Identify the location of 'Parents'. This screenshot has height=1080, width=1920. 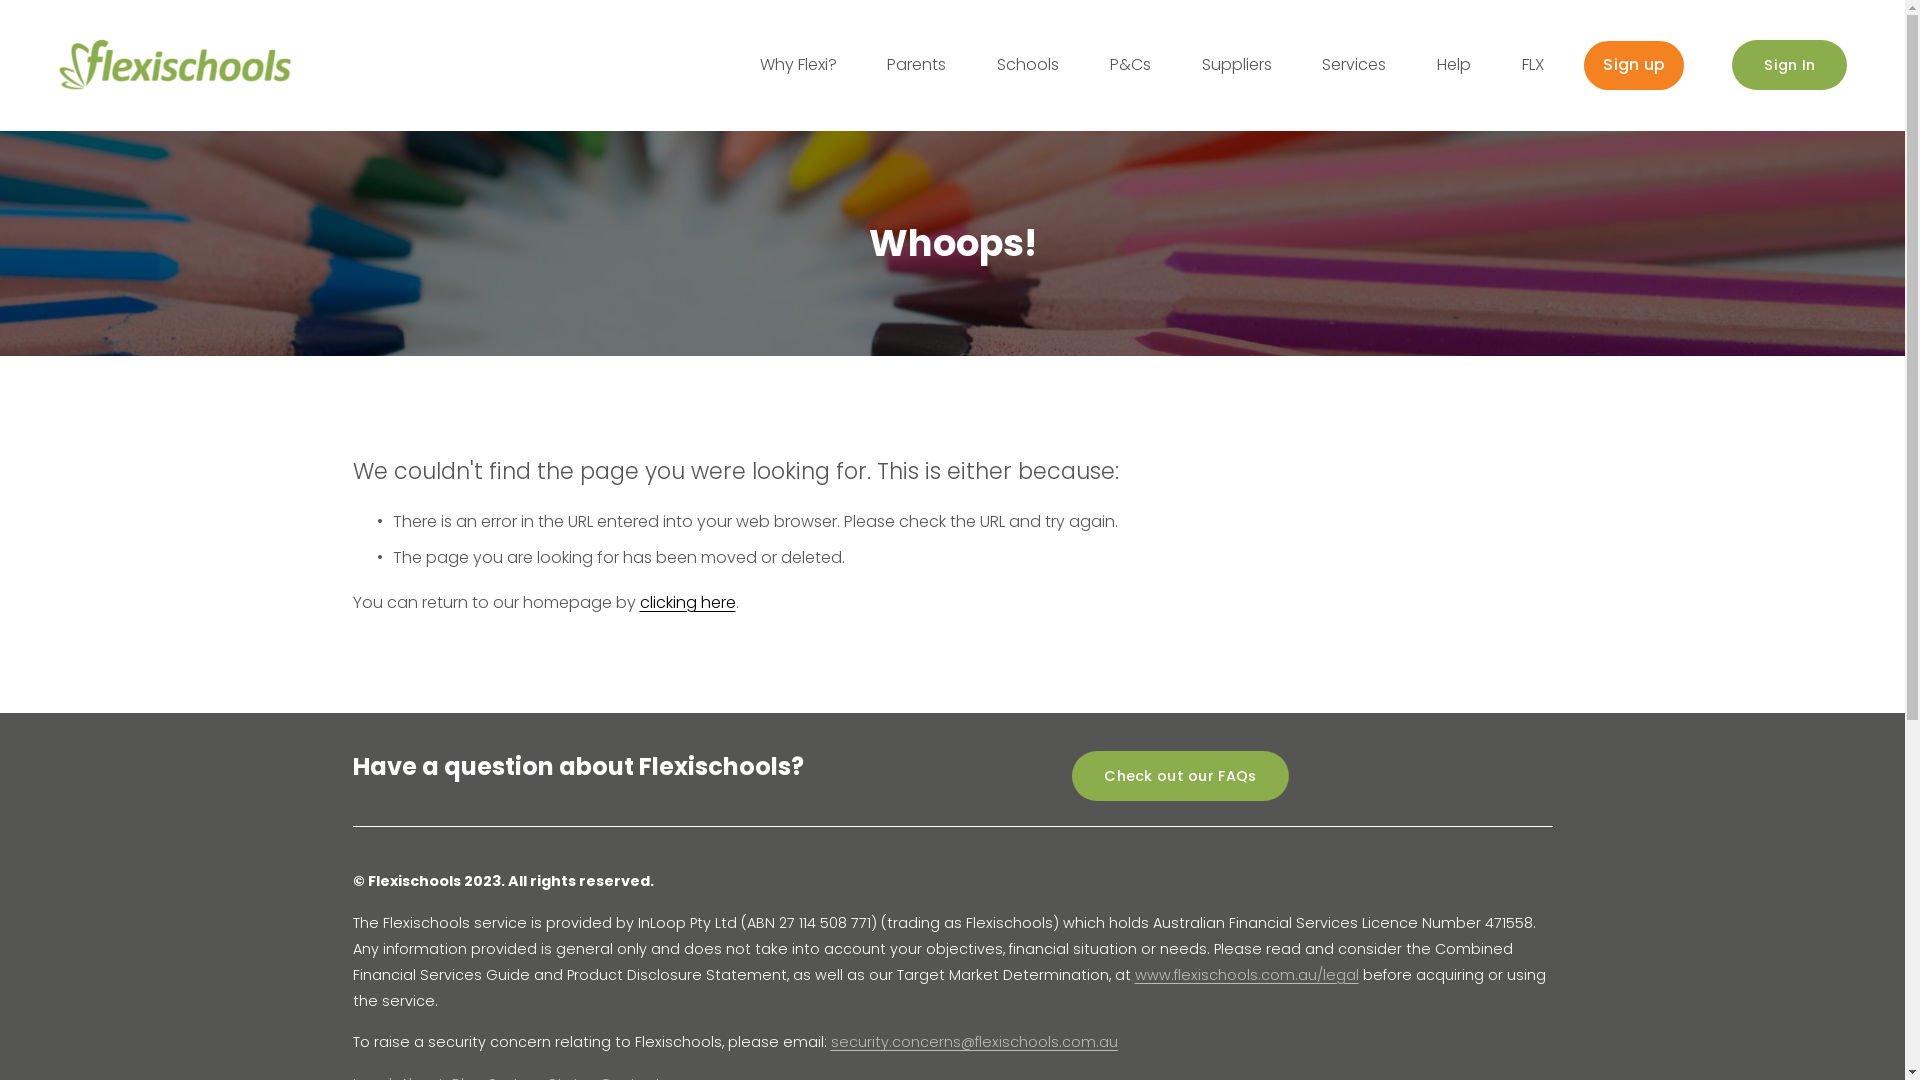
(915, 64).